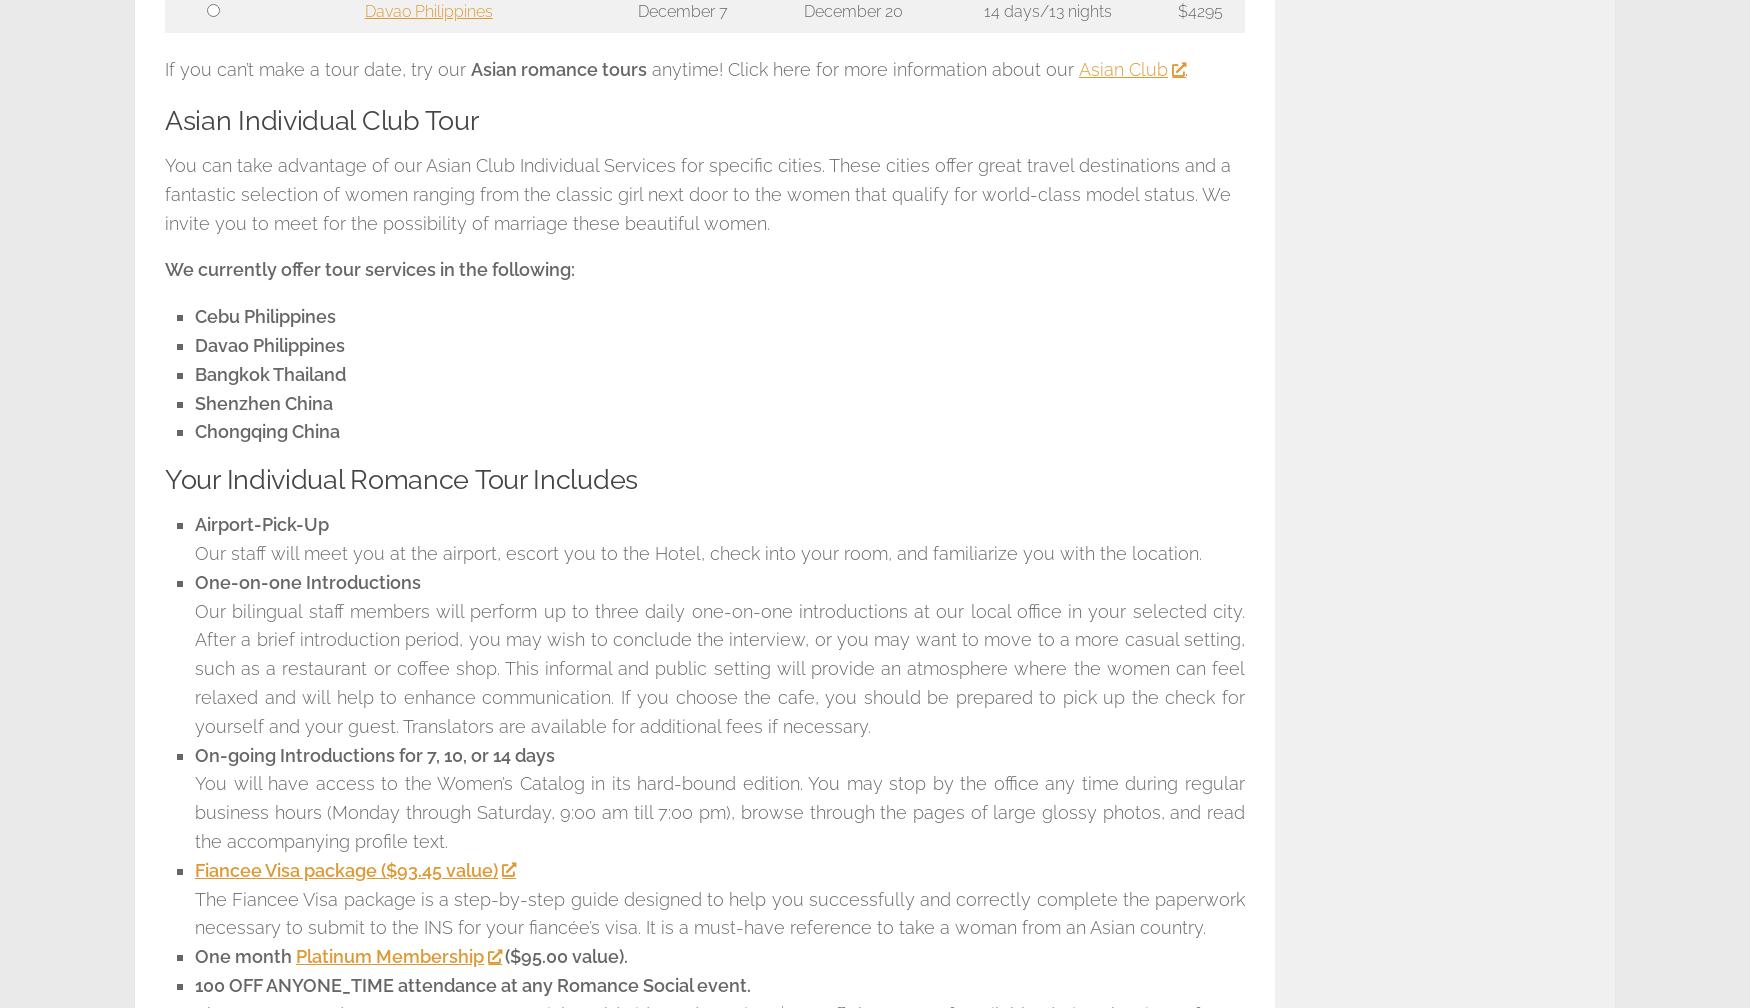  Describe the element at coordinates (369, 269) in the screenshot. I see `'We currently offer tour services in the following:'` at that location.